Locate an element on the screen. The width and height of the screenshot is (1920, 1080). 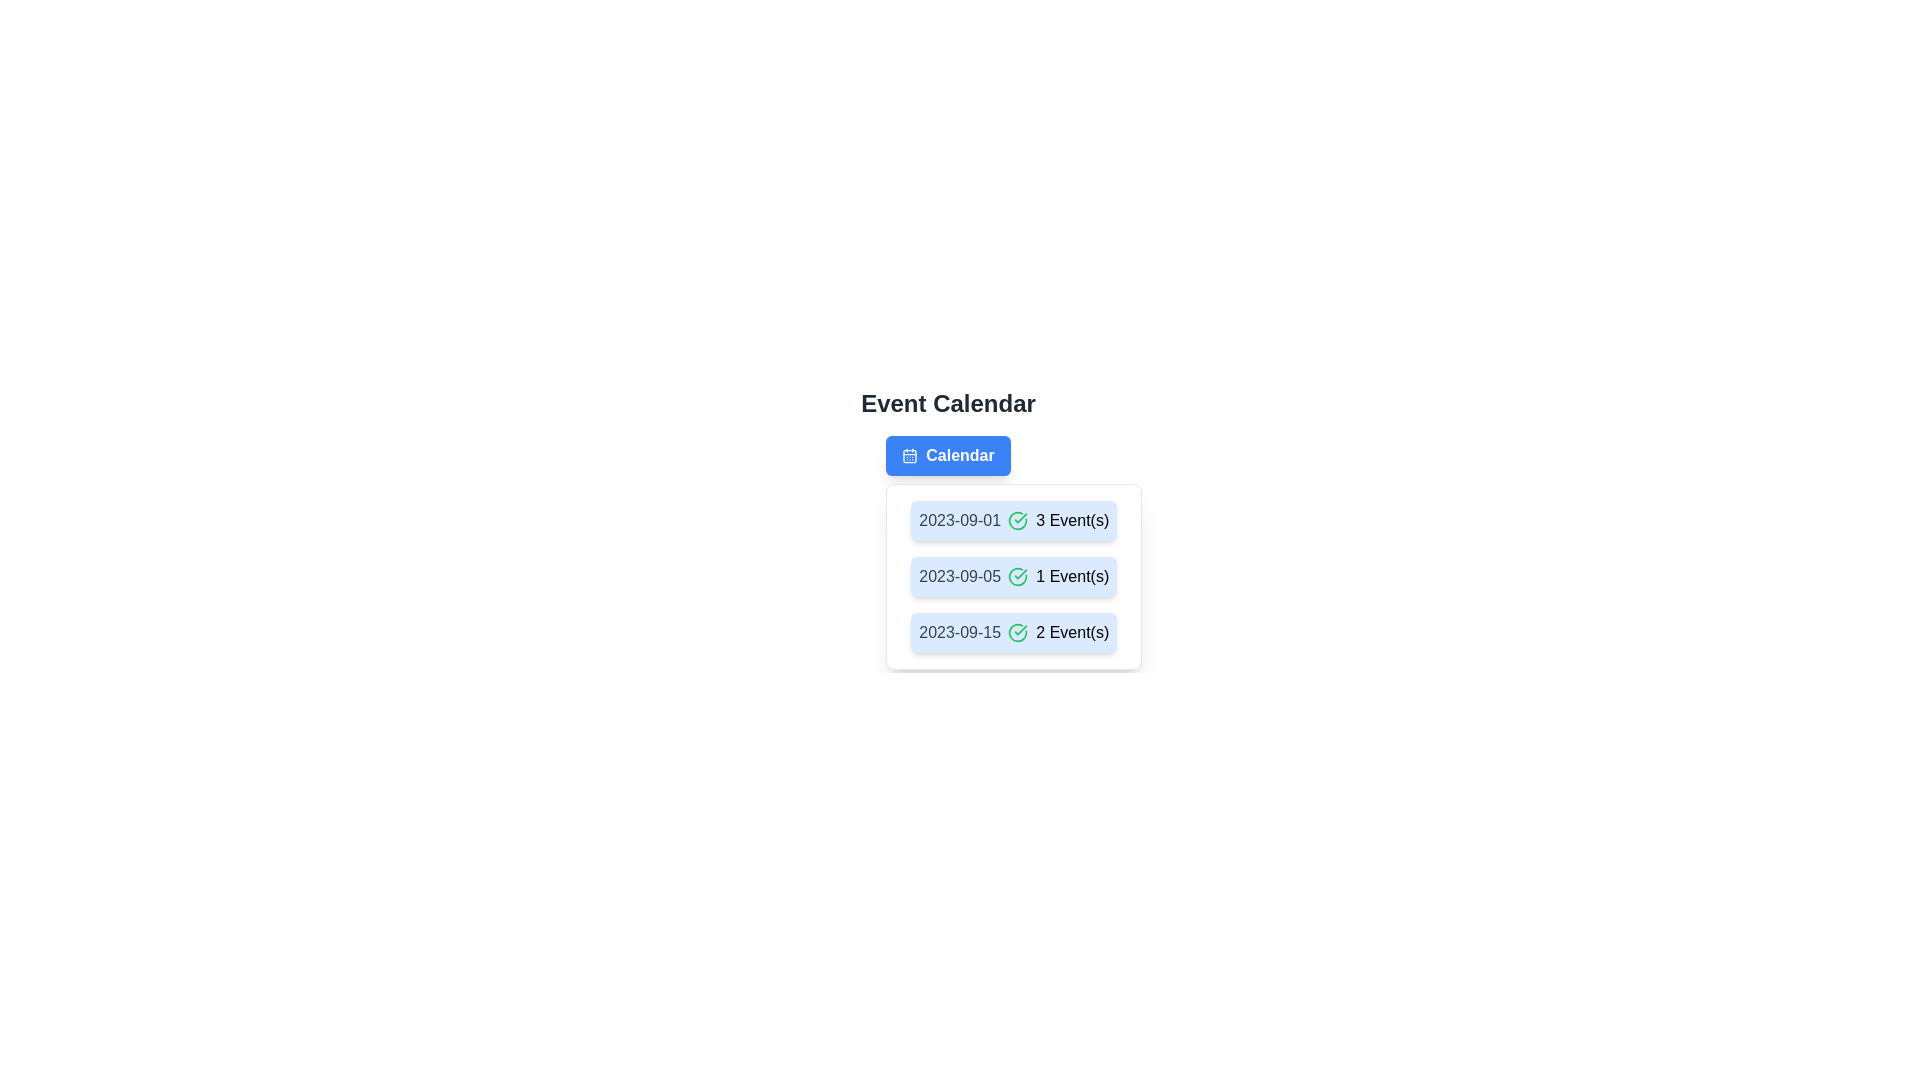
the third clickable list item representing events scheduled for the date '2023-09-15' is located at coordinates (1014, 632).